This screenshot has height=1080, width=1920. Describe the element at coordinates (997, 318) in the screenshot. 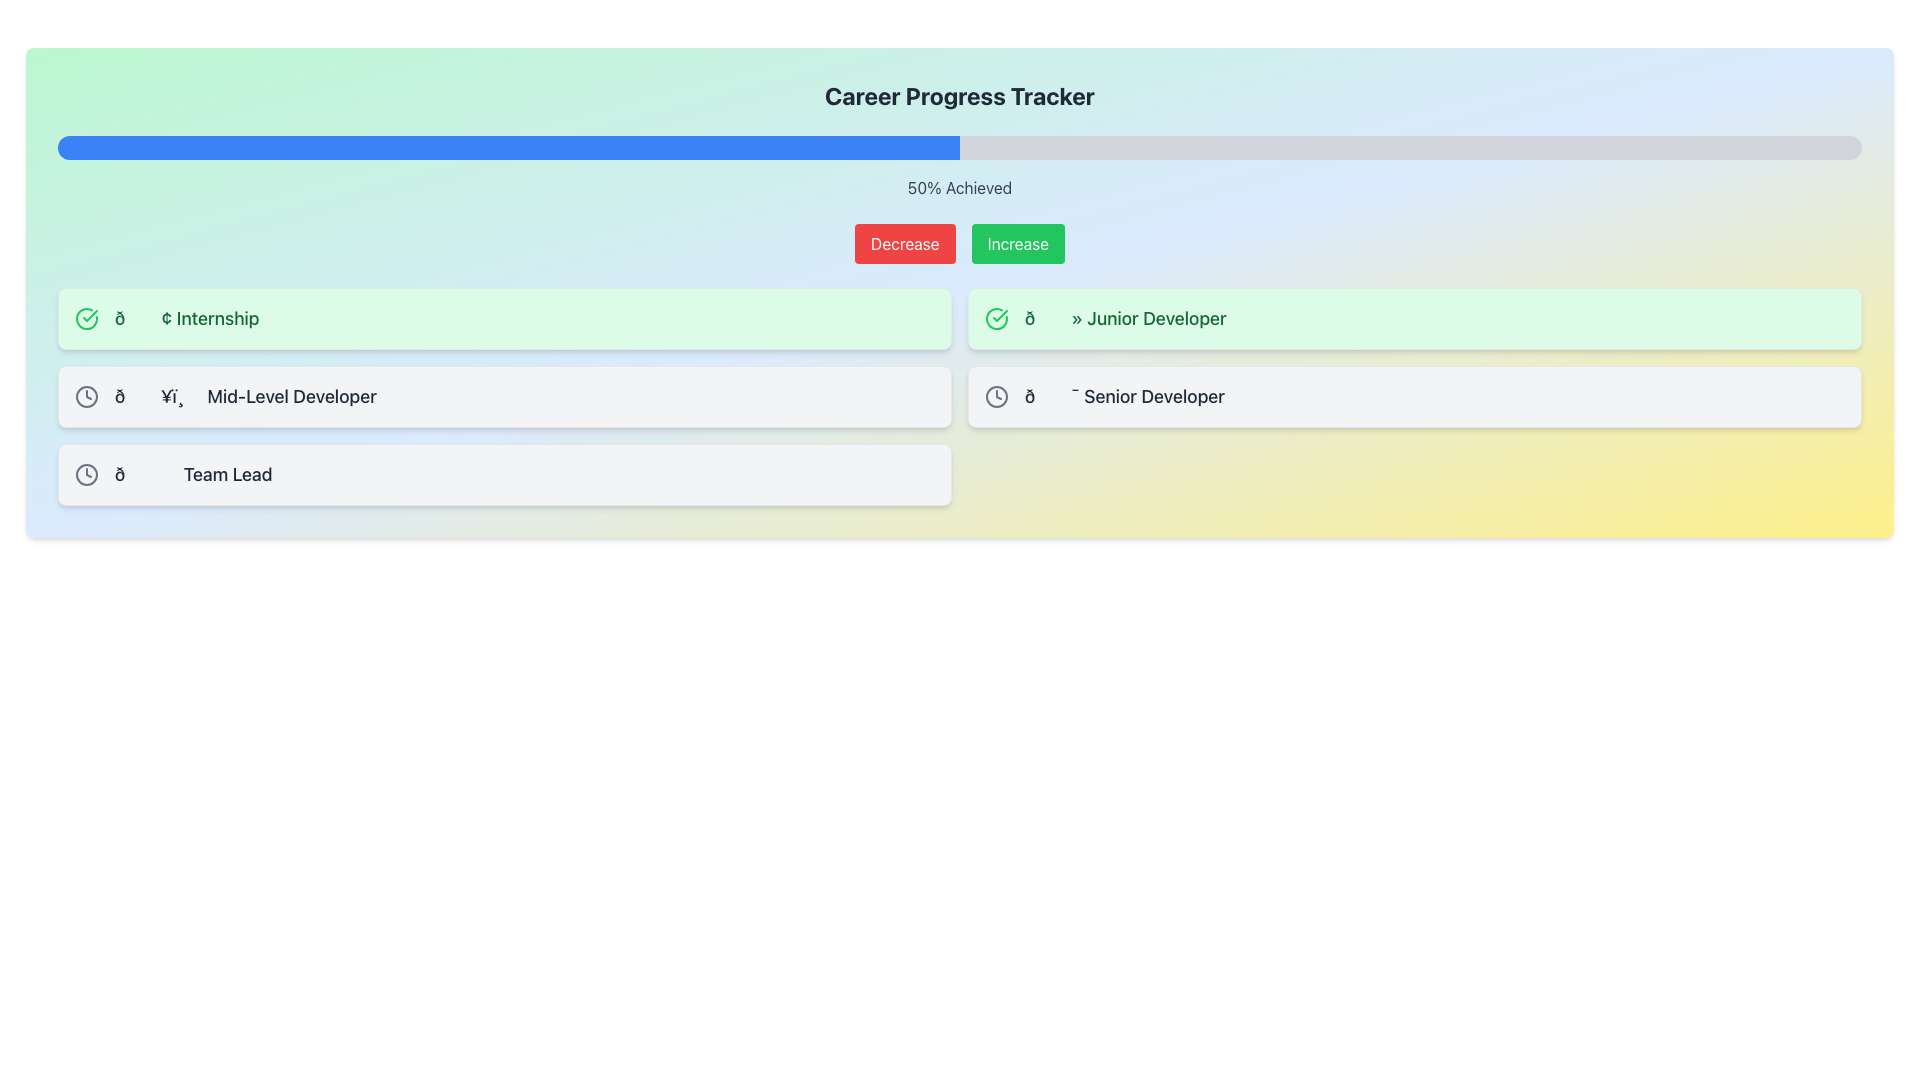

I see `the green checkmark icon, which is a circular graphic with a lighter green checkmark inside, located near the left side of the 'Junior Developer' label in the interactive list item` at that location.